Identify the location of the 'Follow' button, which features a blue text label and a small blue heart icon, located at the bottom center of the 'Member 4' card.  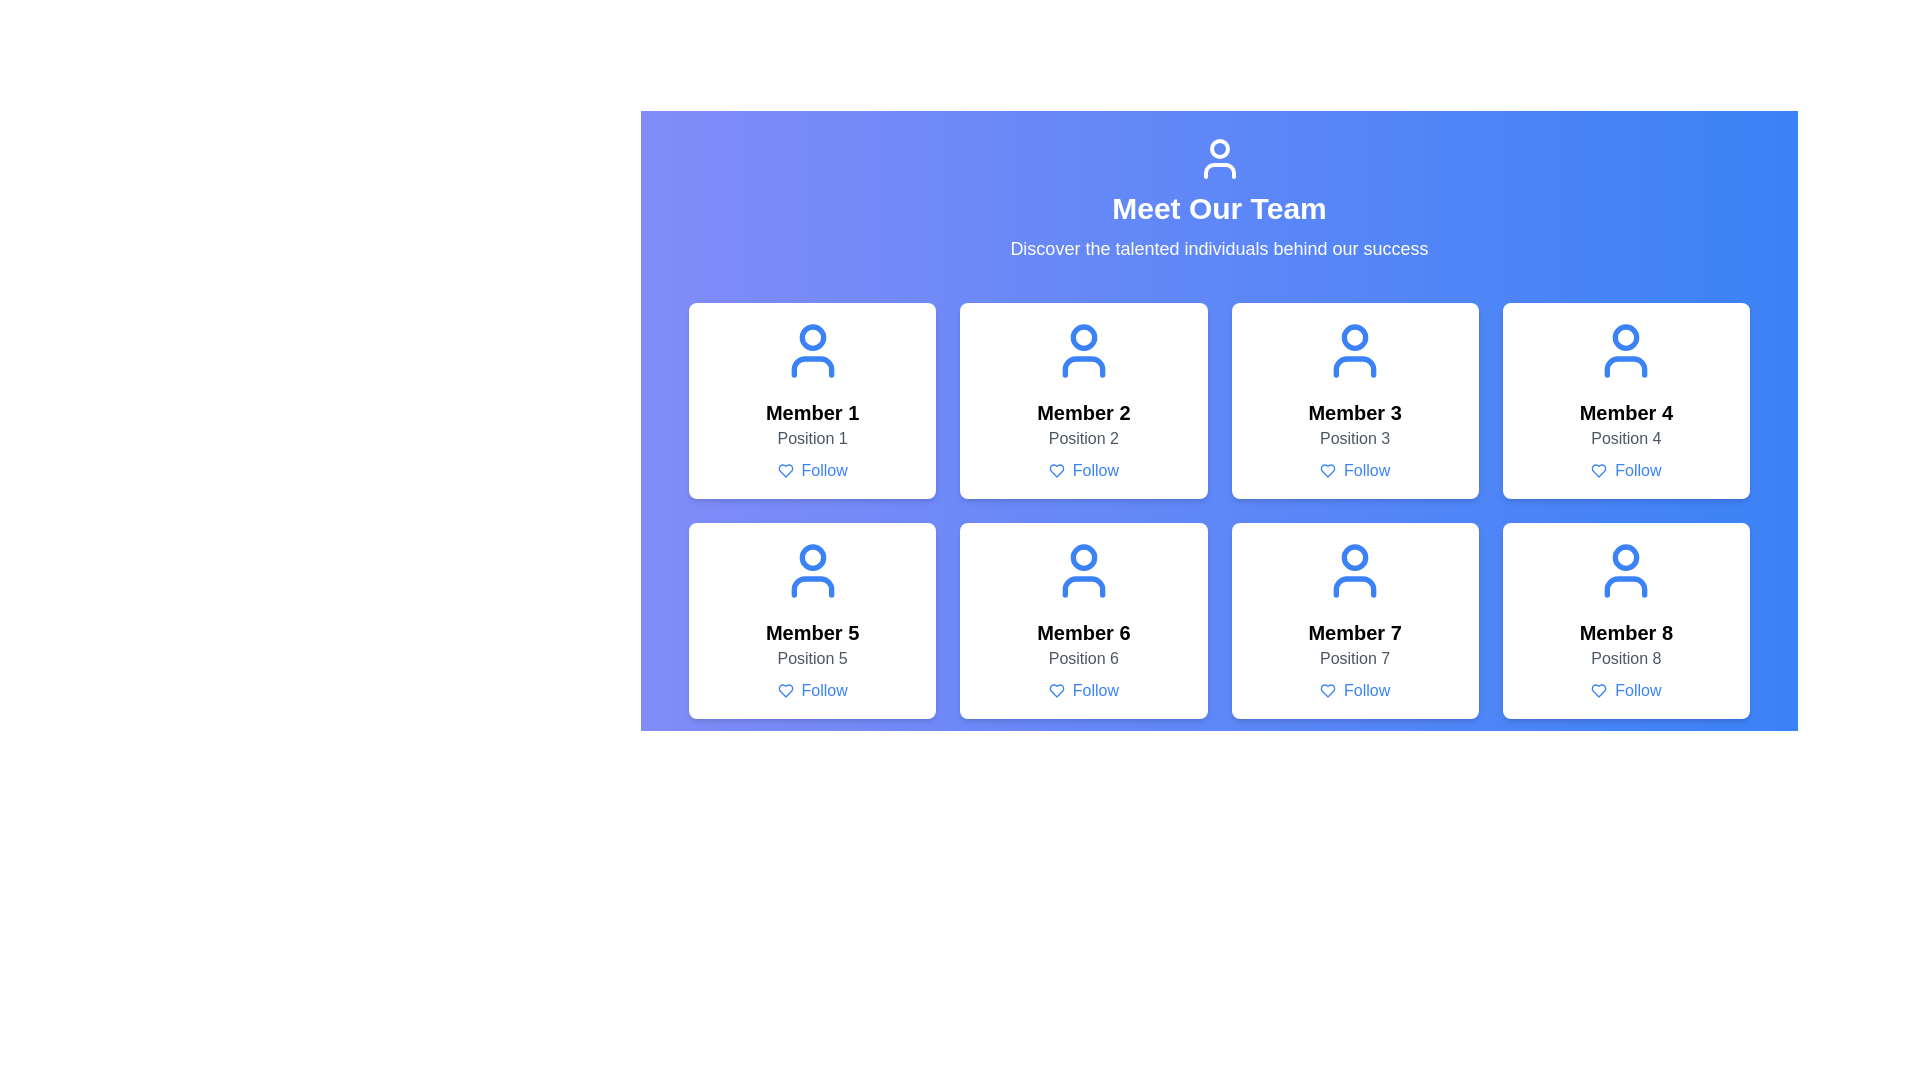
(1626, 470).